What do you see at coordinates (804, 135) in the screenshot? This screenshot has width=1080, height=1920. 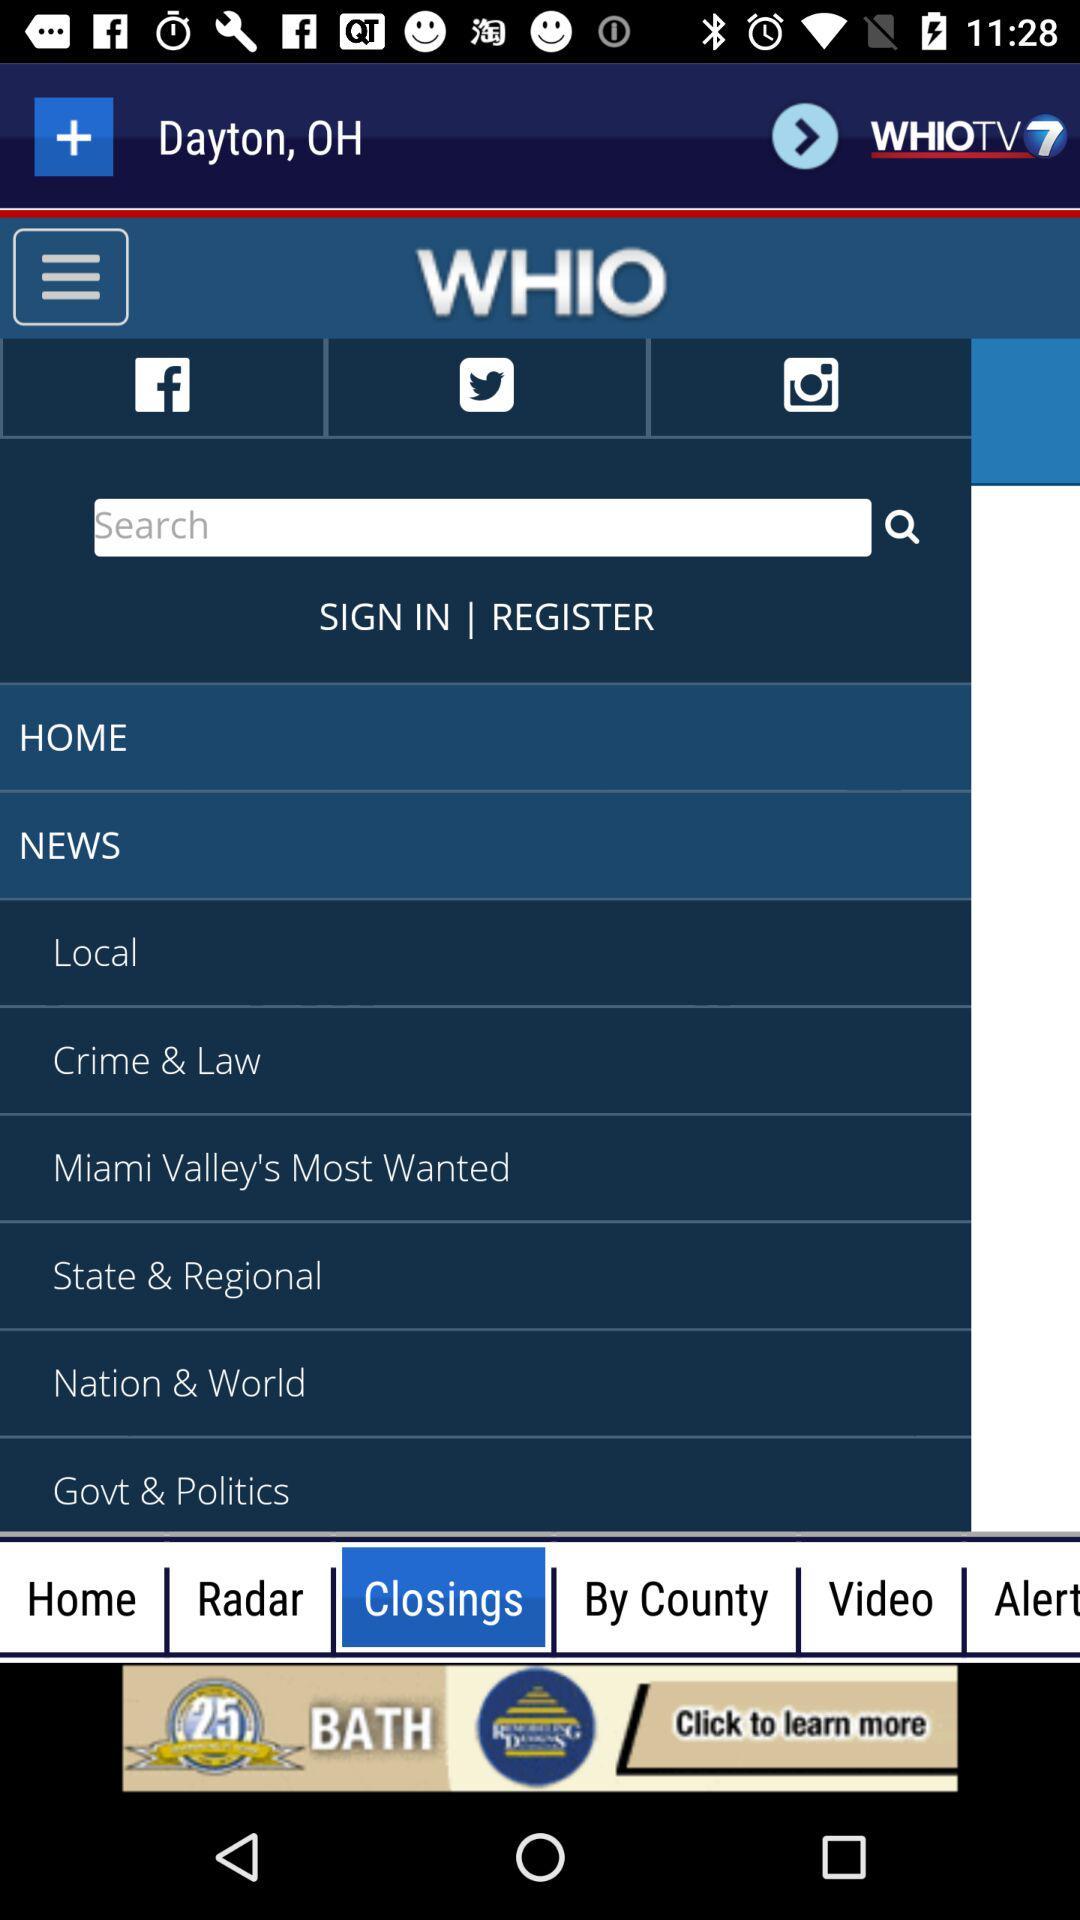 I see `the arrow_forward icon` at bounding box center [804, 135].